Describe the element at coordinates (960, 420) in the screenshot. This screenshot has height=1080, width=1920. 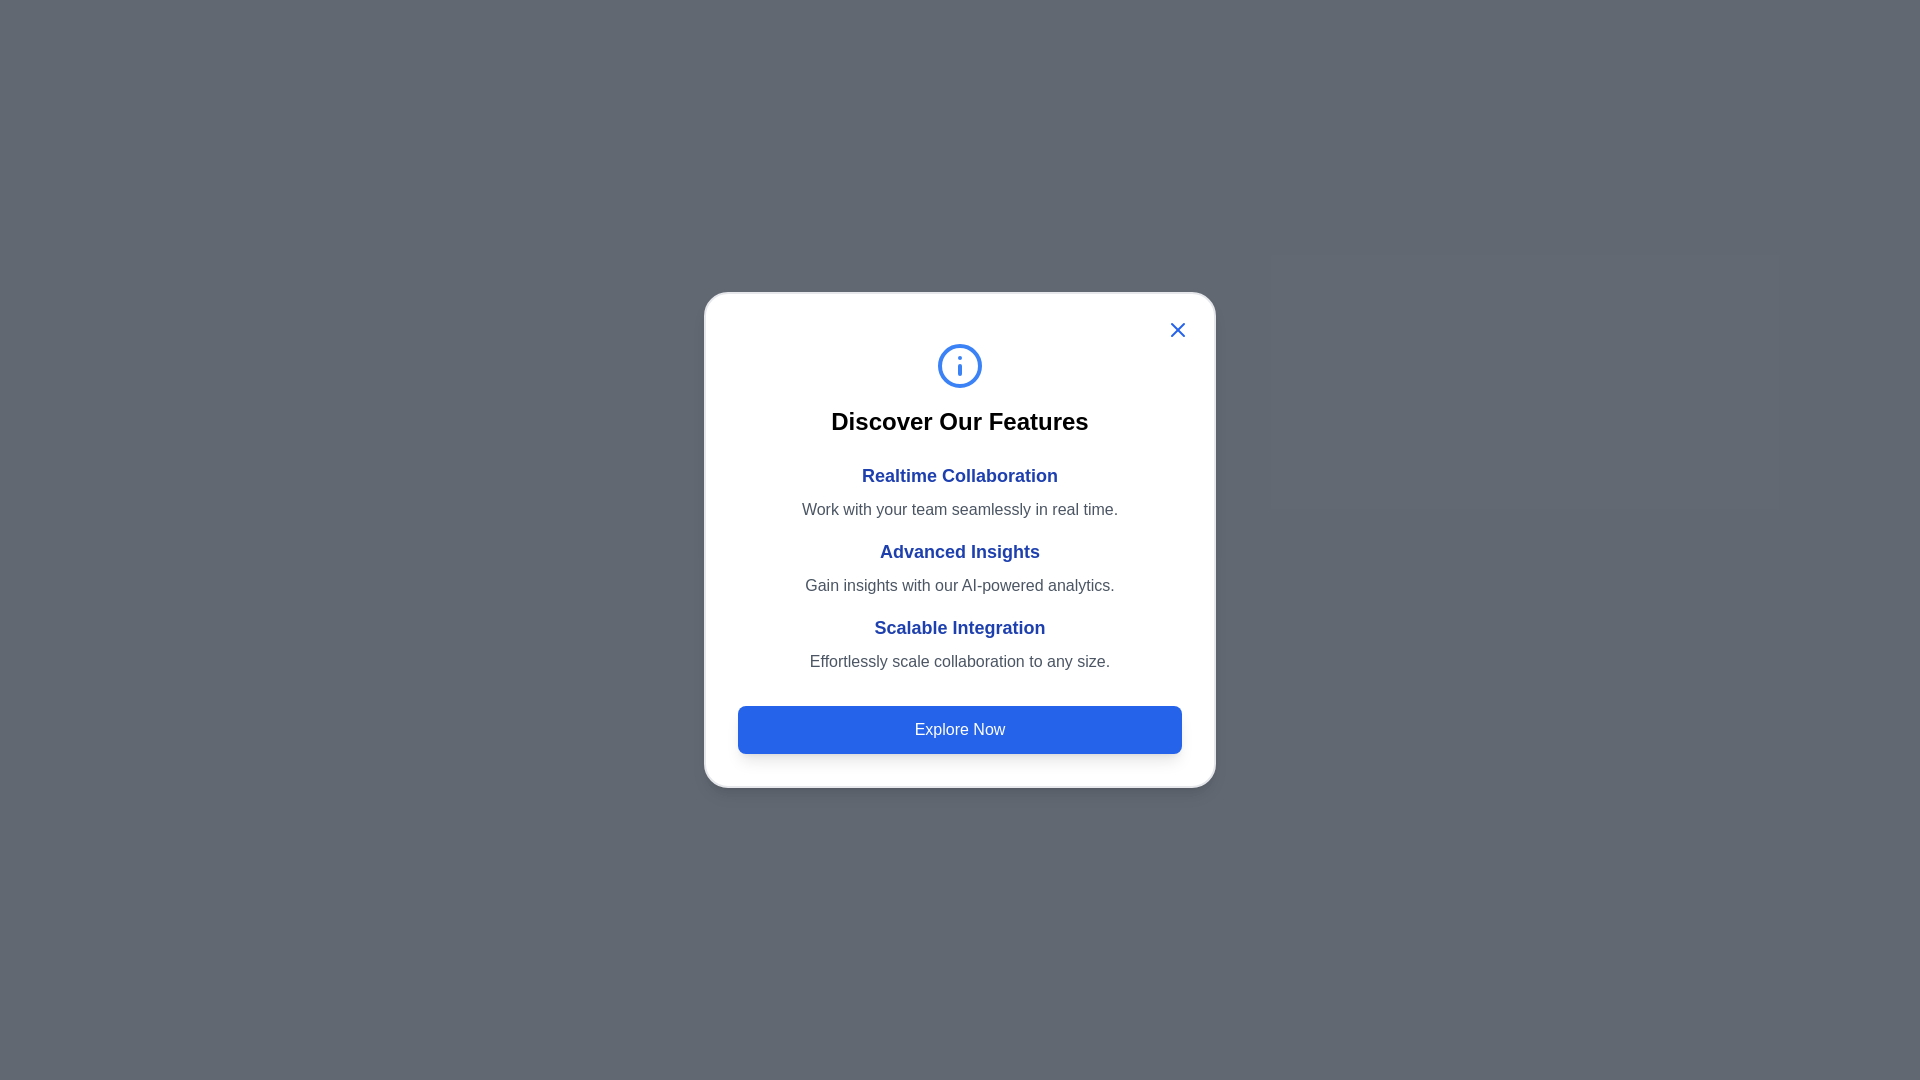
I see `prominent, bold, black text heading that says 'Discover Our Features', which is centrally located below an information icon and above additional feature descriptions` at that location.